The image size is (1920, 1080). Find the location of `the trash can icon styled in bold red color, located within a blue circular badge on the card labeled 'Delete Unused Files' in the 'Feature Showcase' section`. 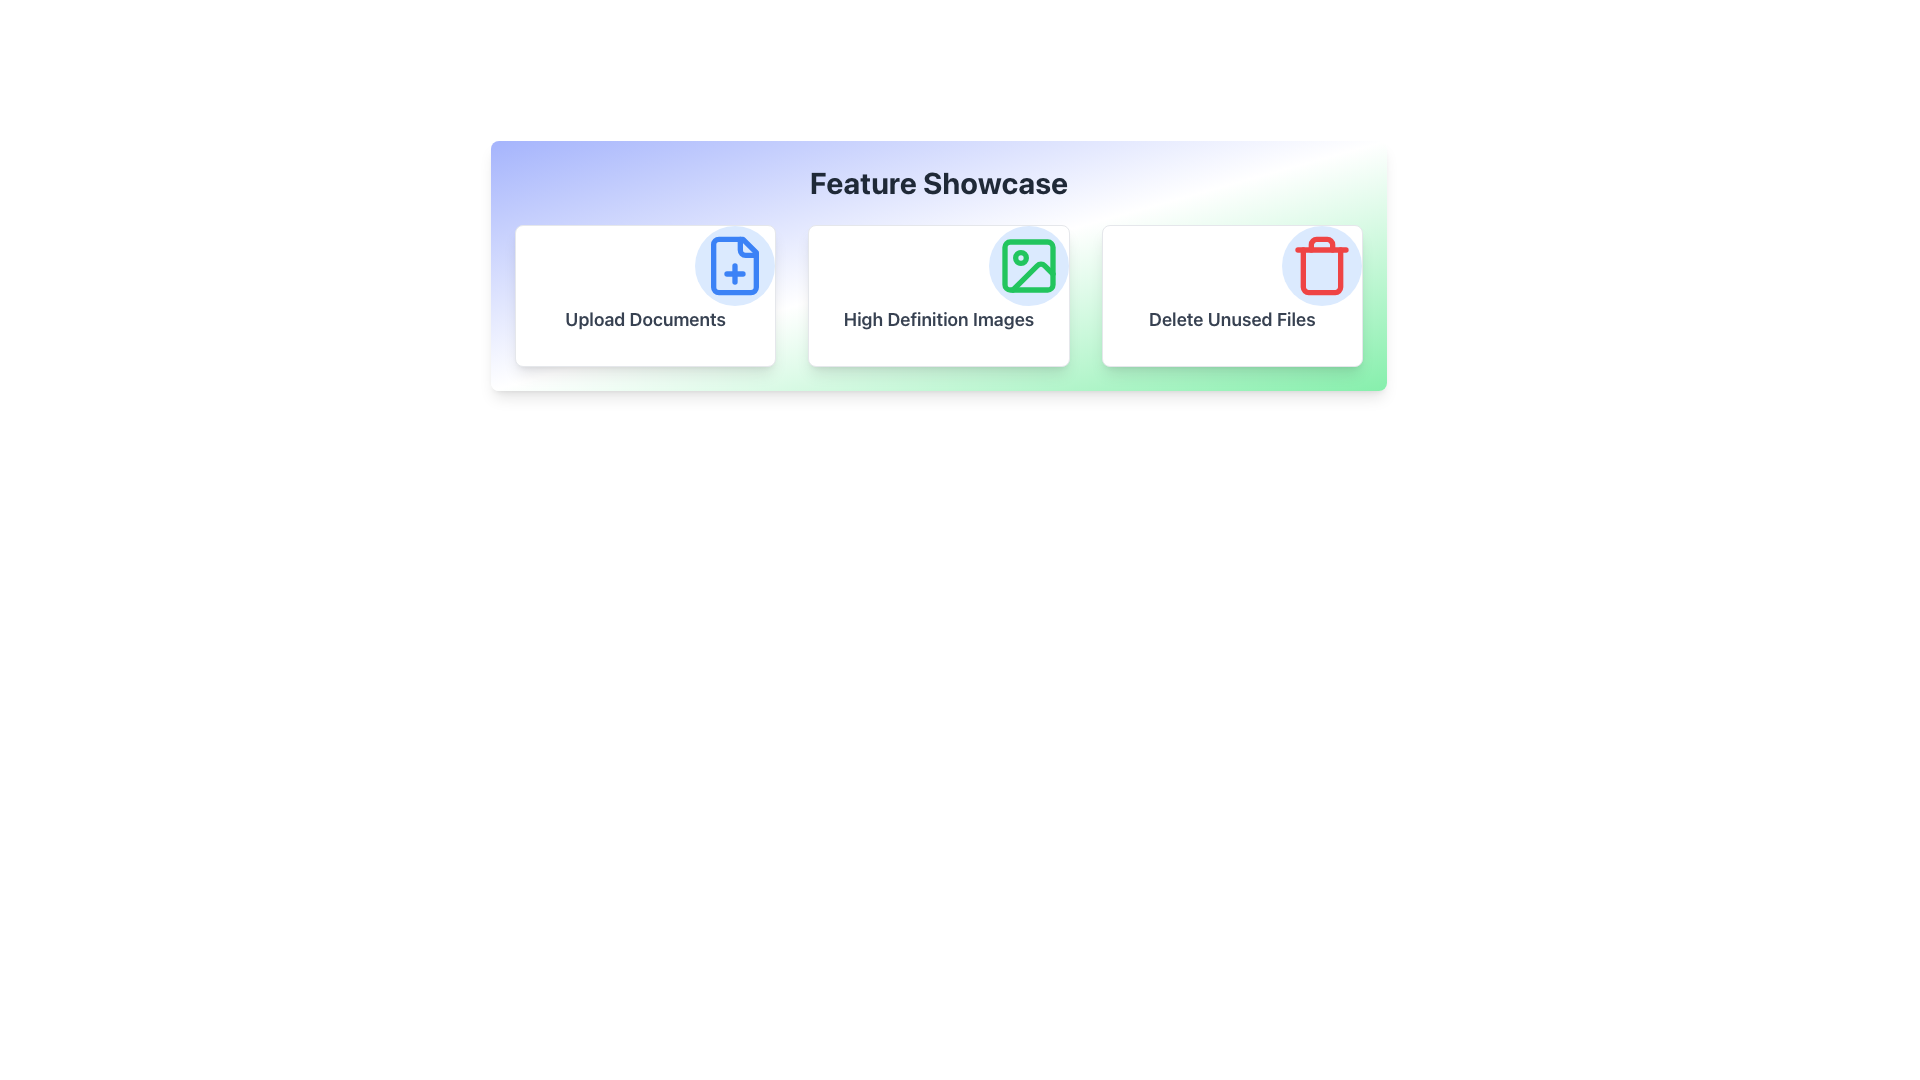

the trash can icon styled in bold red color, located within a blue circular badge on the card labeled 'Delete Unused Files' in the 'Feature Showcase' section is located at coordinates (1321, 265).